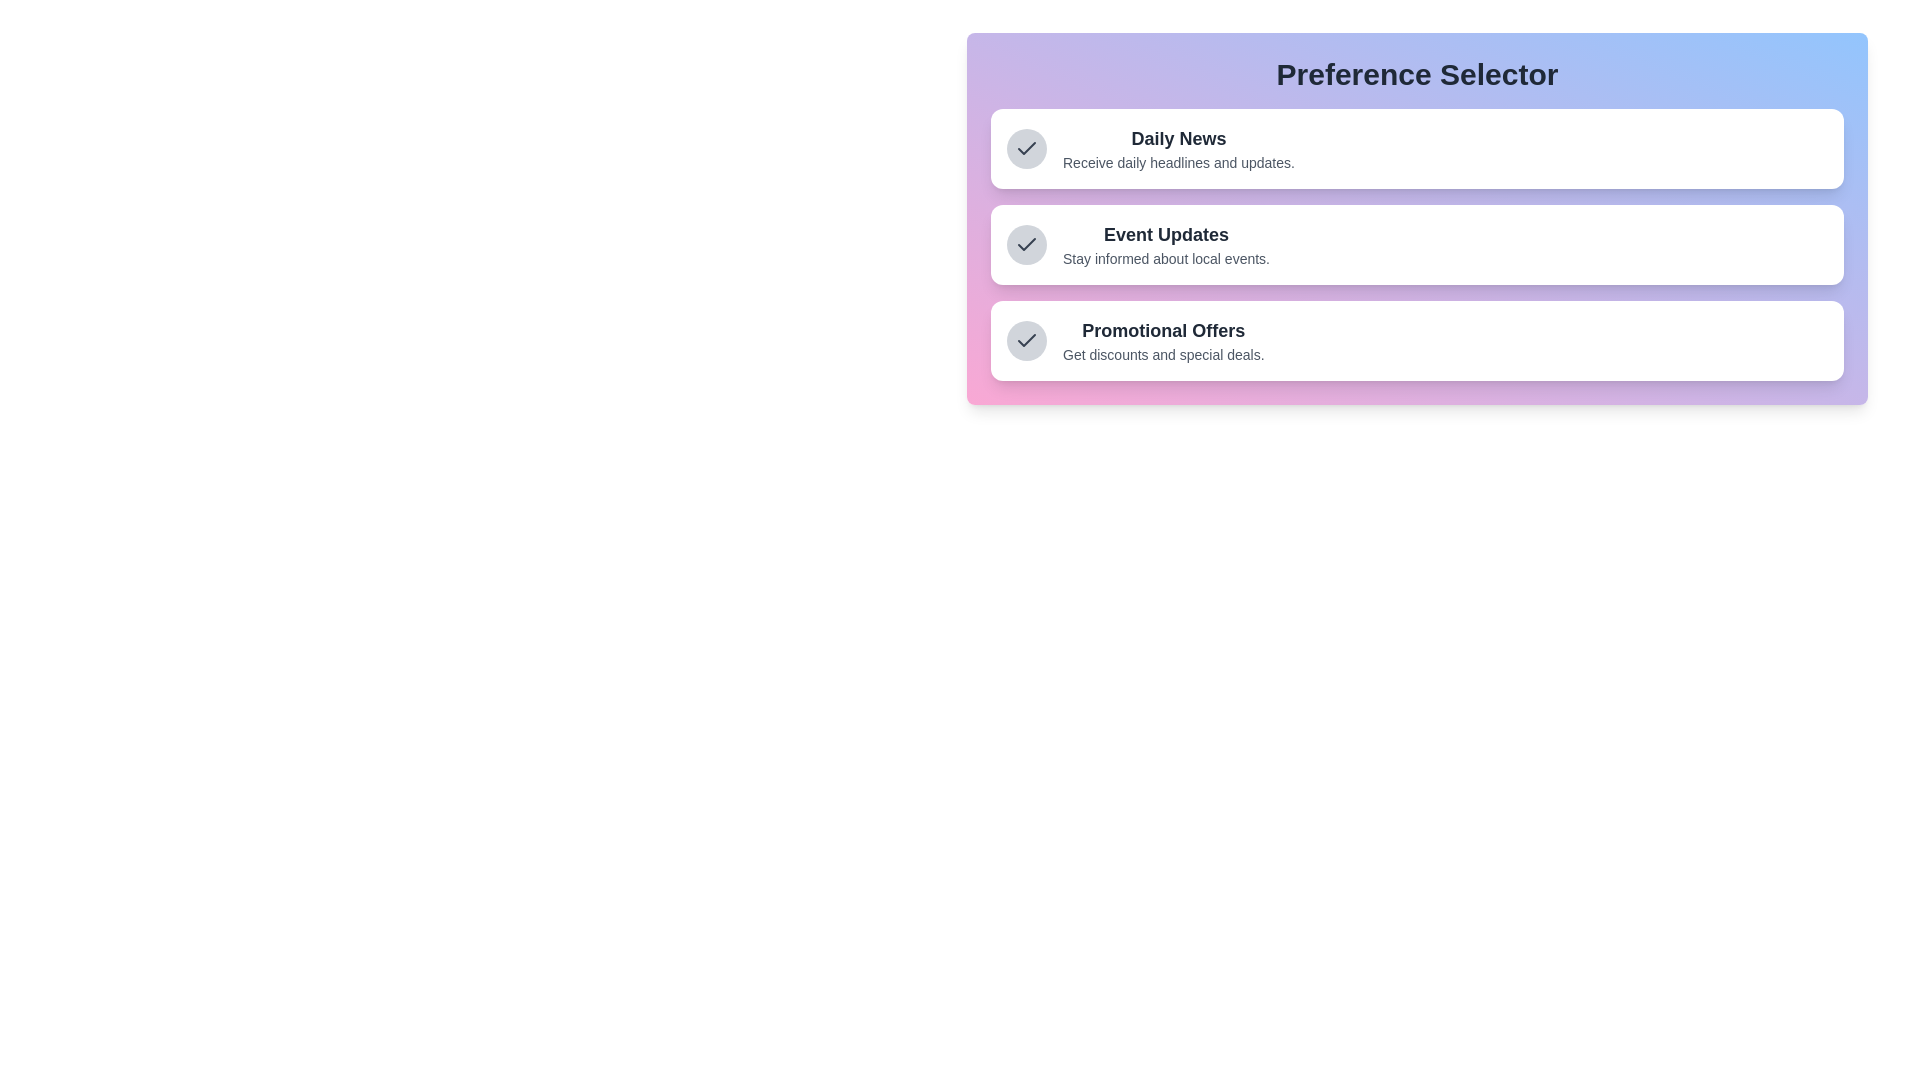 This screenshot has width=1920, height=1080. I want to click on the preference item Event Updates to focus on it, so click(1027, 244).